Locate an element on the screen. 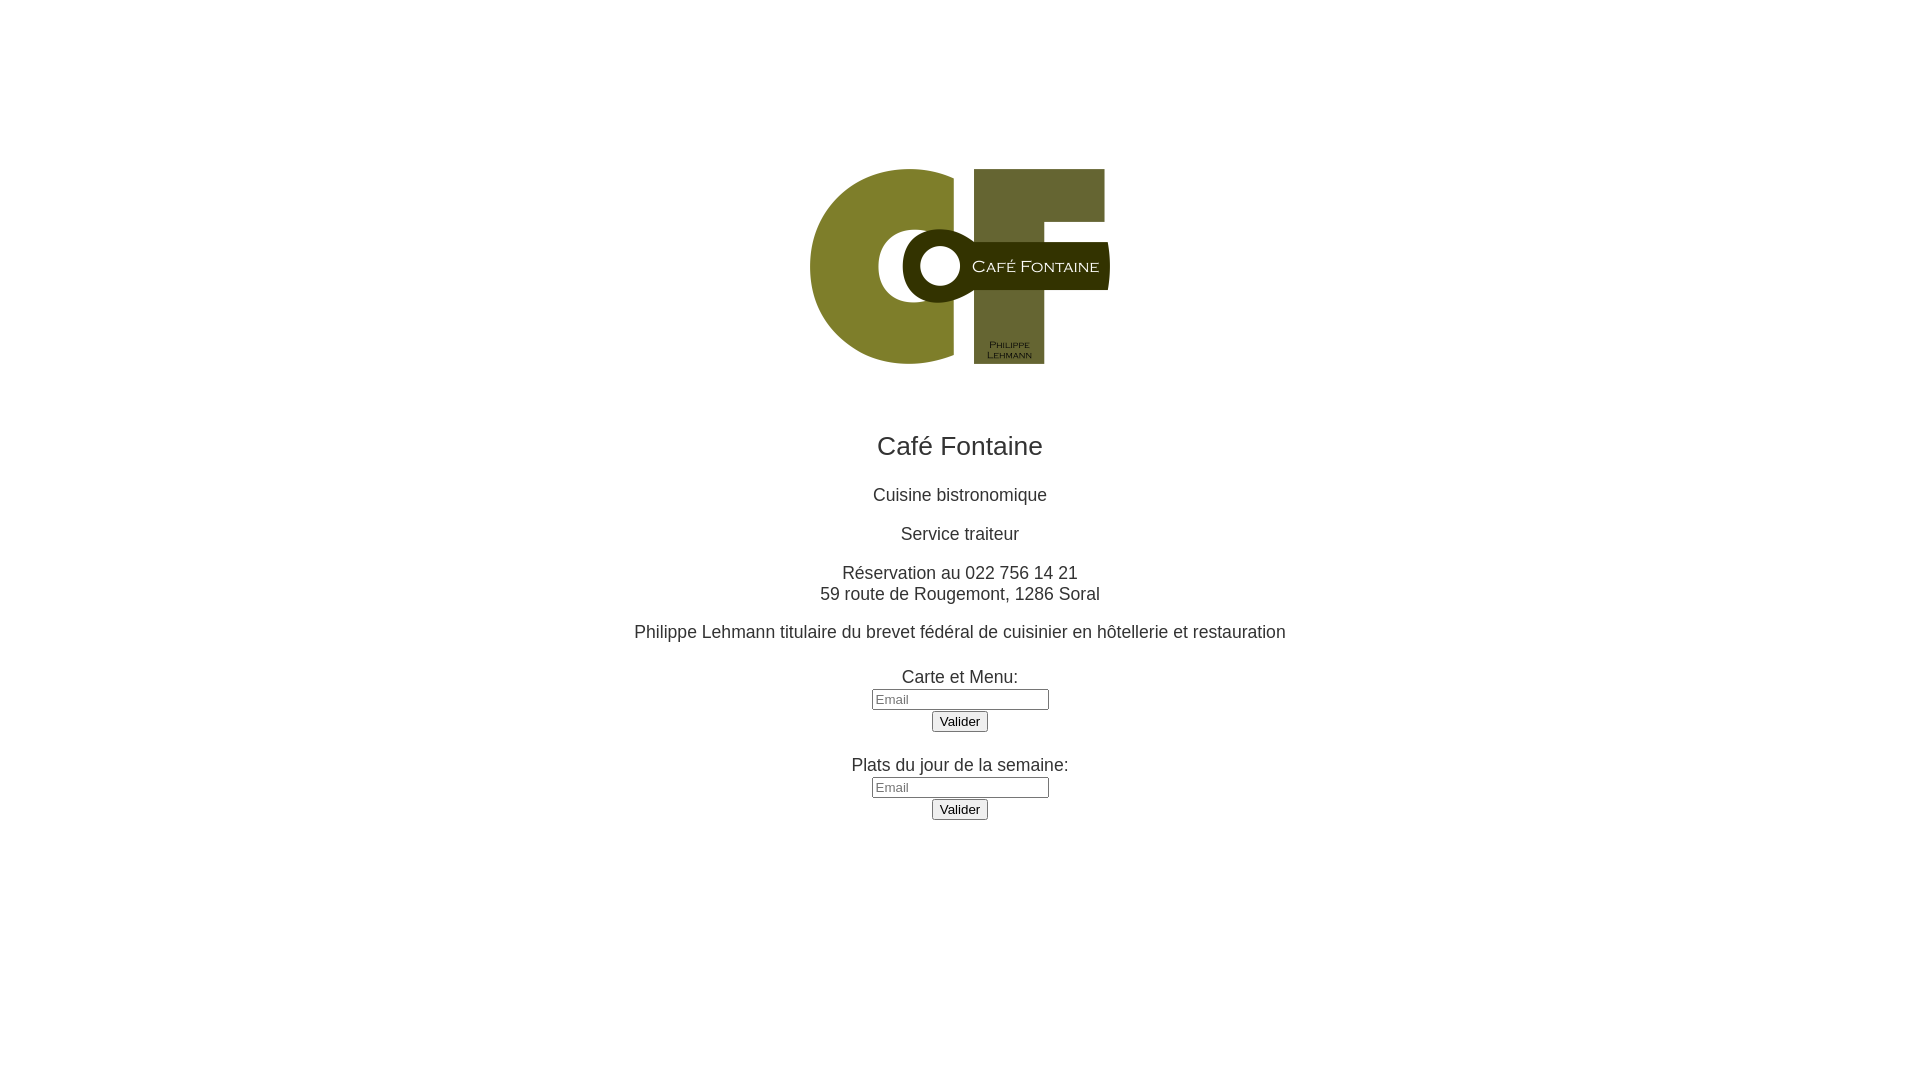 The width and height of the screenshot is (1920, 1080). 'Valider' is located at coordinates (960, 808).